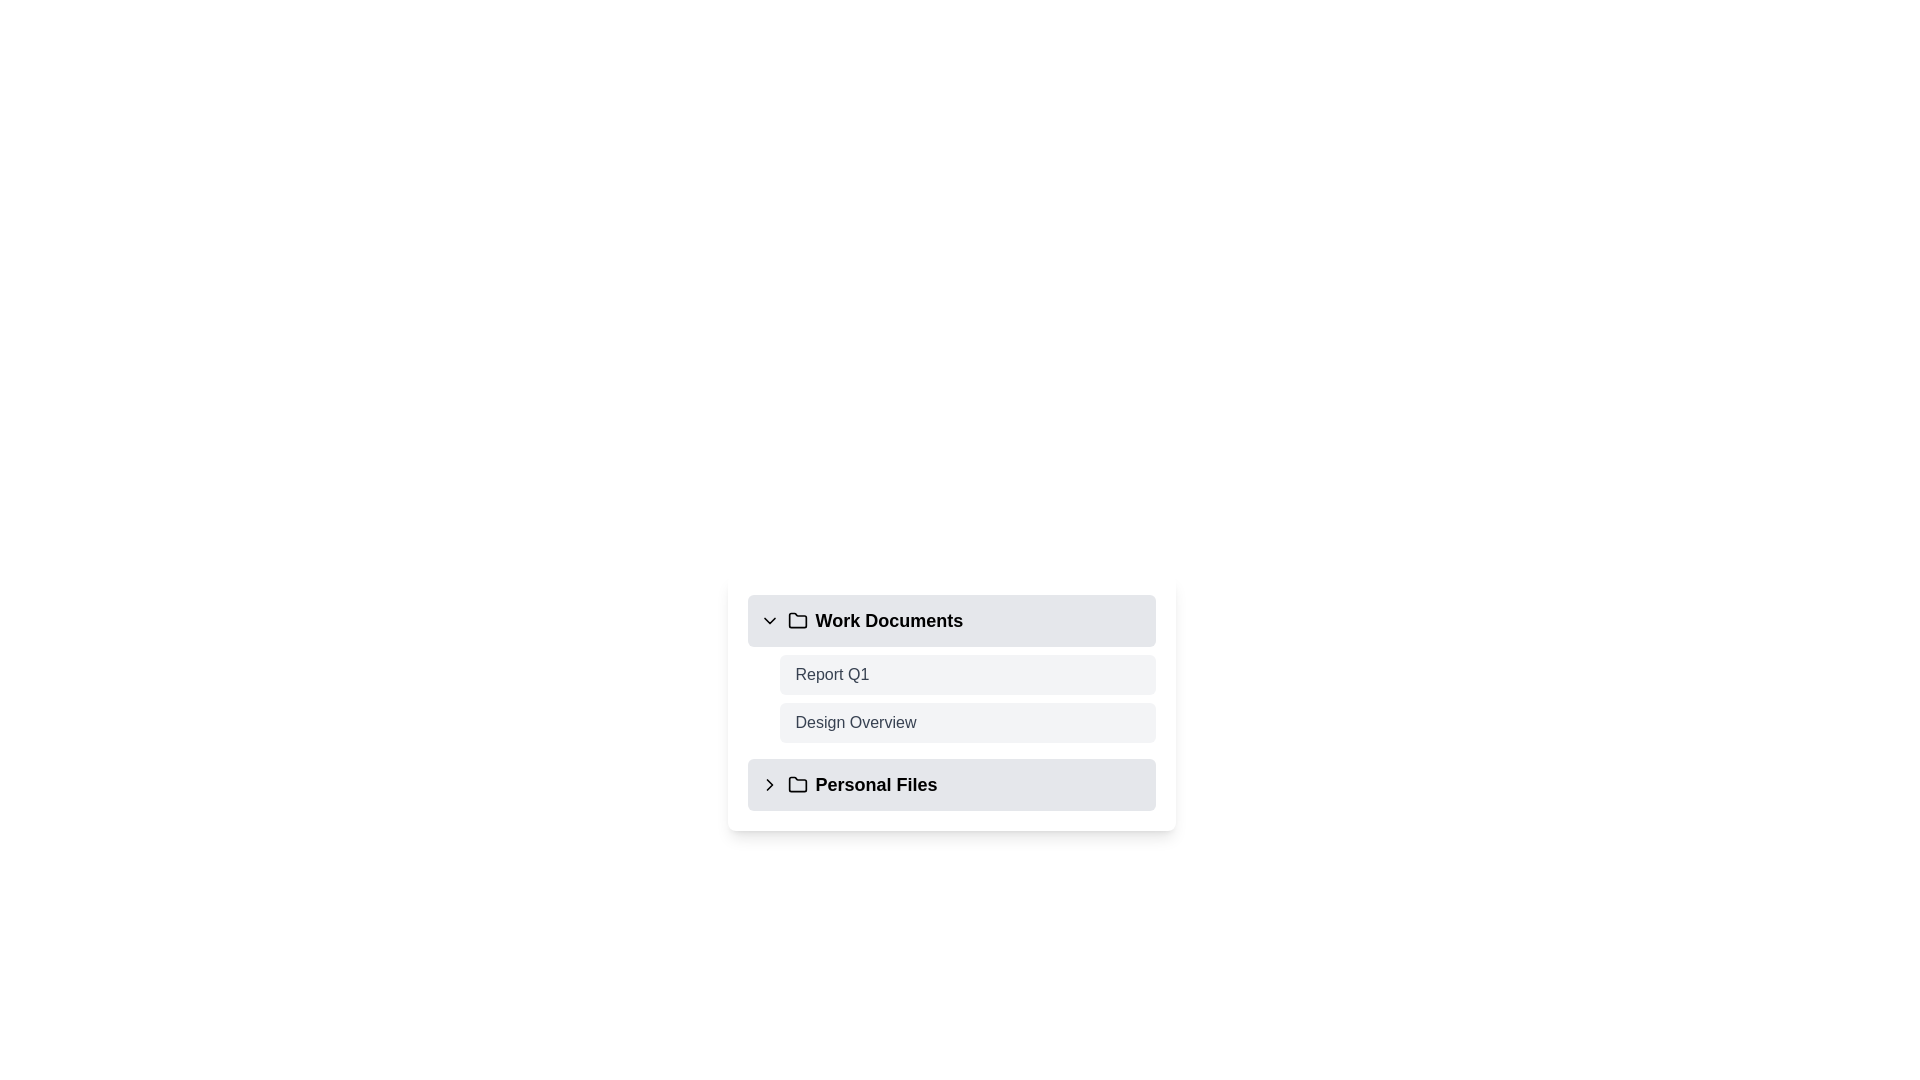 The width and height of the screenshot is (1920, 1080). I want to click on the folder icon located next to the text 'Personal Files' in the gray-highlighted section labeled 'Personal Files', so click(796, 784).